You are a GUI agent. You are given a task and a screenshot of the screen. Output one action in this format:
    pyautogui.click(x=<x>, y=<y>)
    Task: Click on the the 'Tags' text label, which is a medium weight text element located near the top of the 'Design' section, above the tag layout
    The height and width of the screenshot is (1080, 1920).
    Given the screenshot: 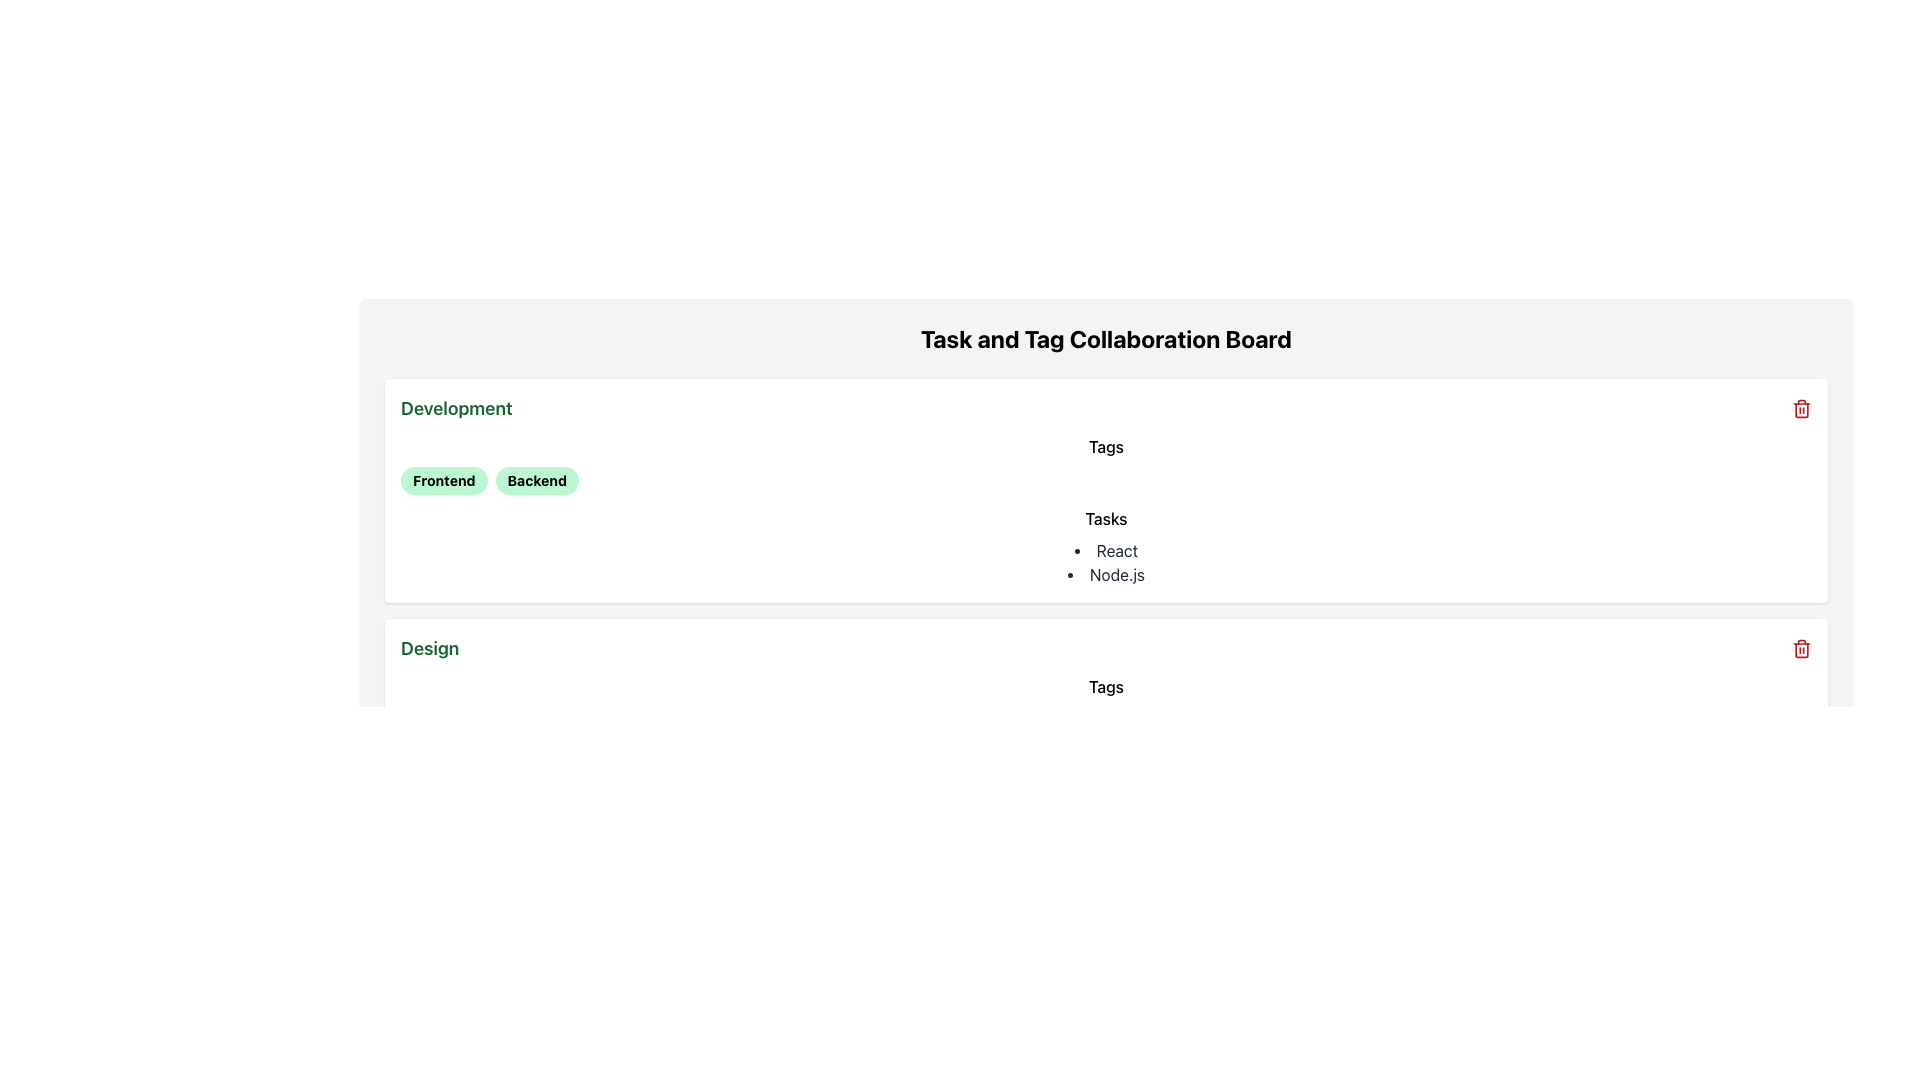 What is the action you would take?
    pyautogui.click(x=1105, y=685)
    